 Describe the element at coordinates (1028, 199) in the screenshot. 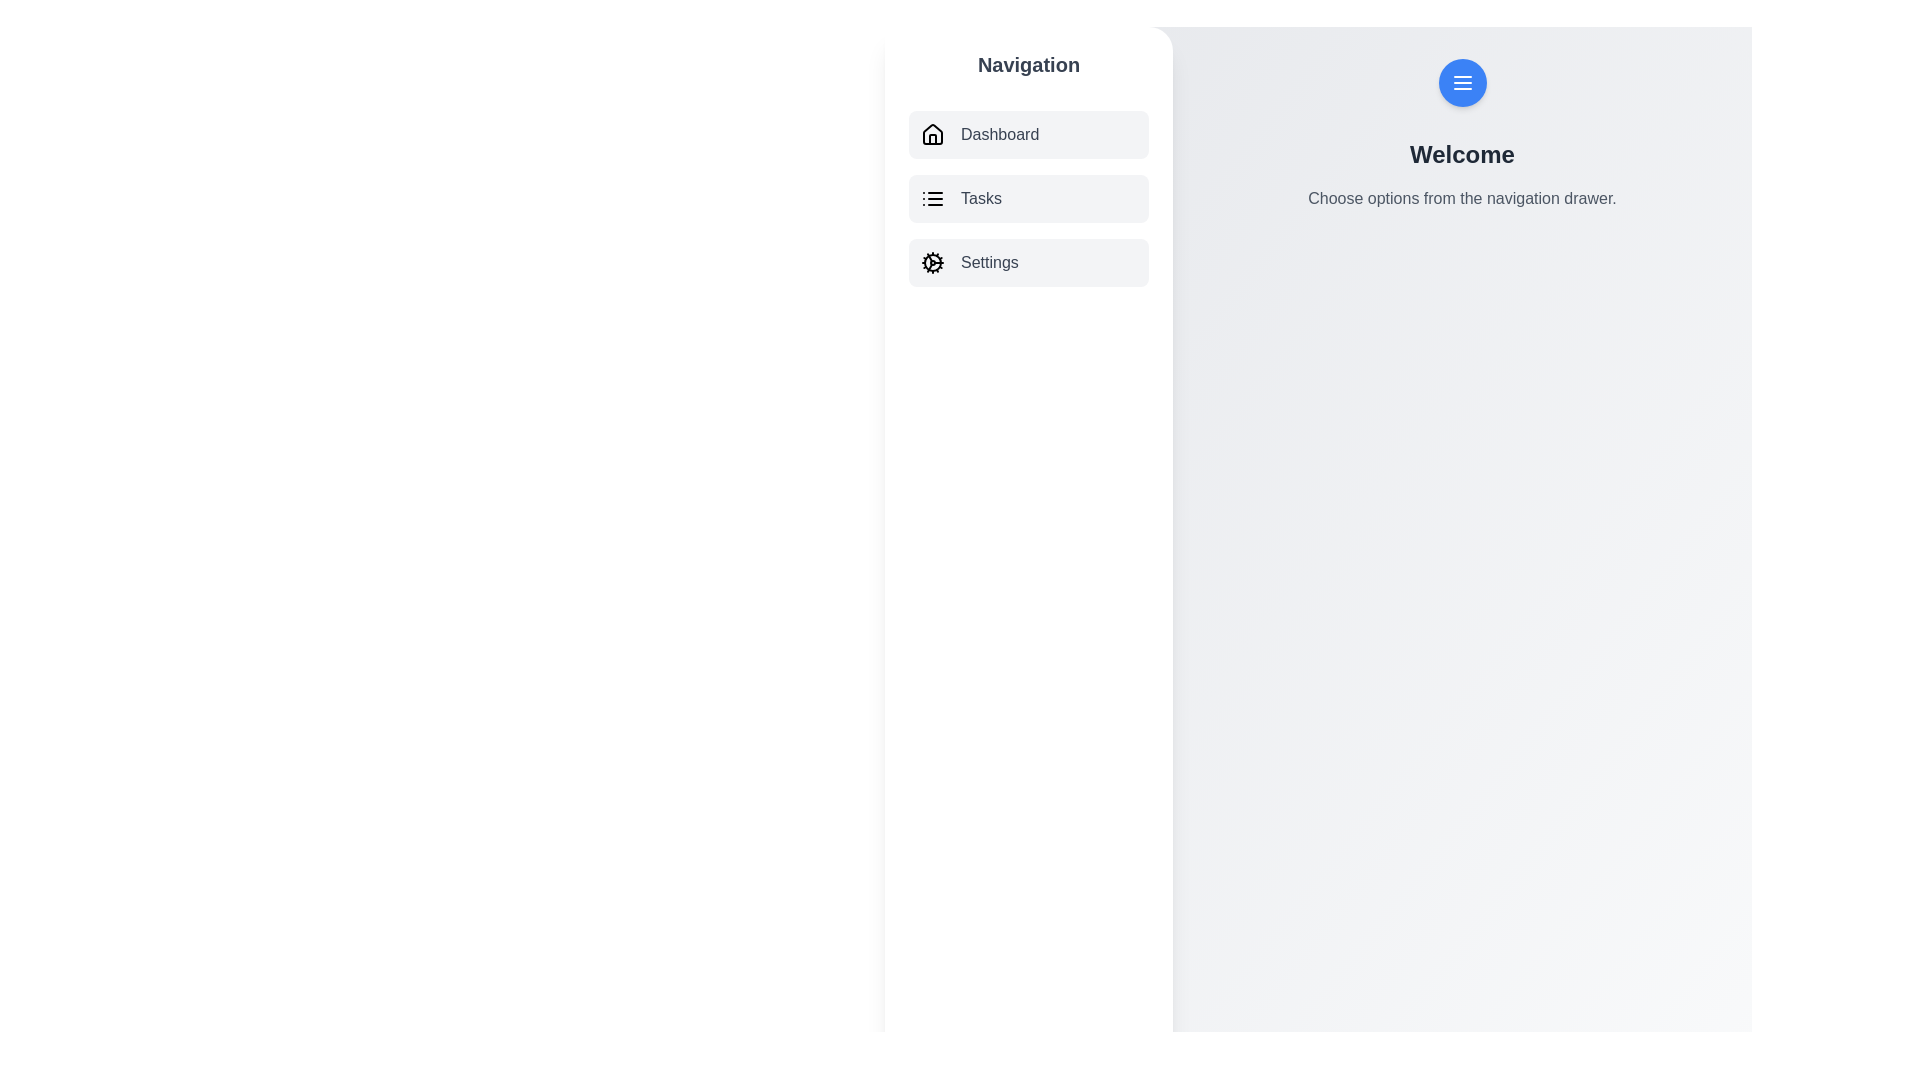

I see `the navigation item Tasks from the drawer` at that location.